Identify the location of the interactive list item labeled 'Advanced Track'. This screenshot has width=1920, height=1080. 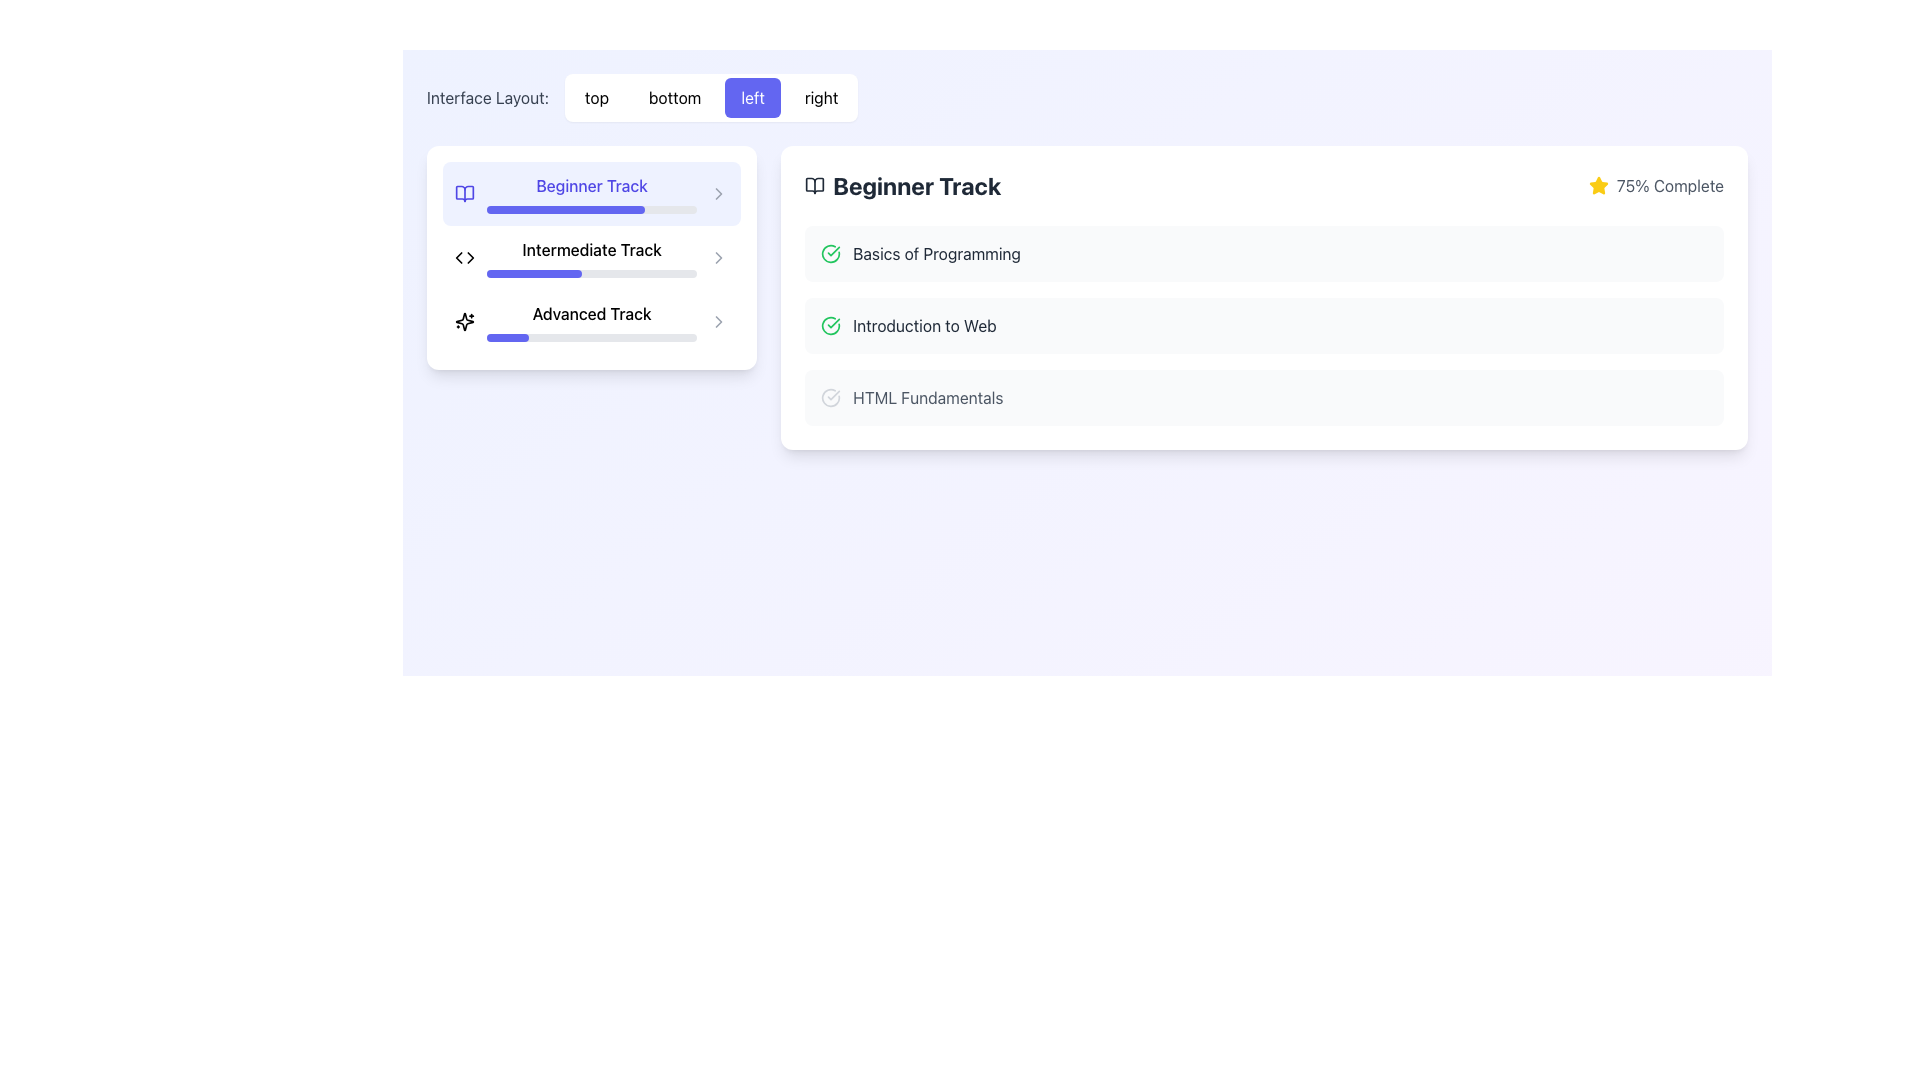
(591, 320).